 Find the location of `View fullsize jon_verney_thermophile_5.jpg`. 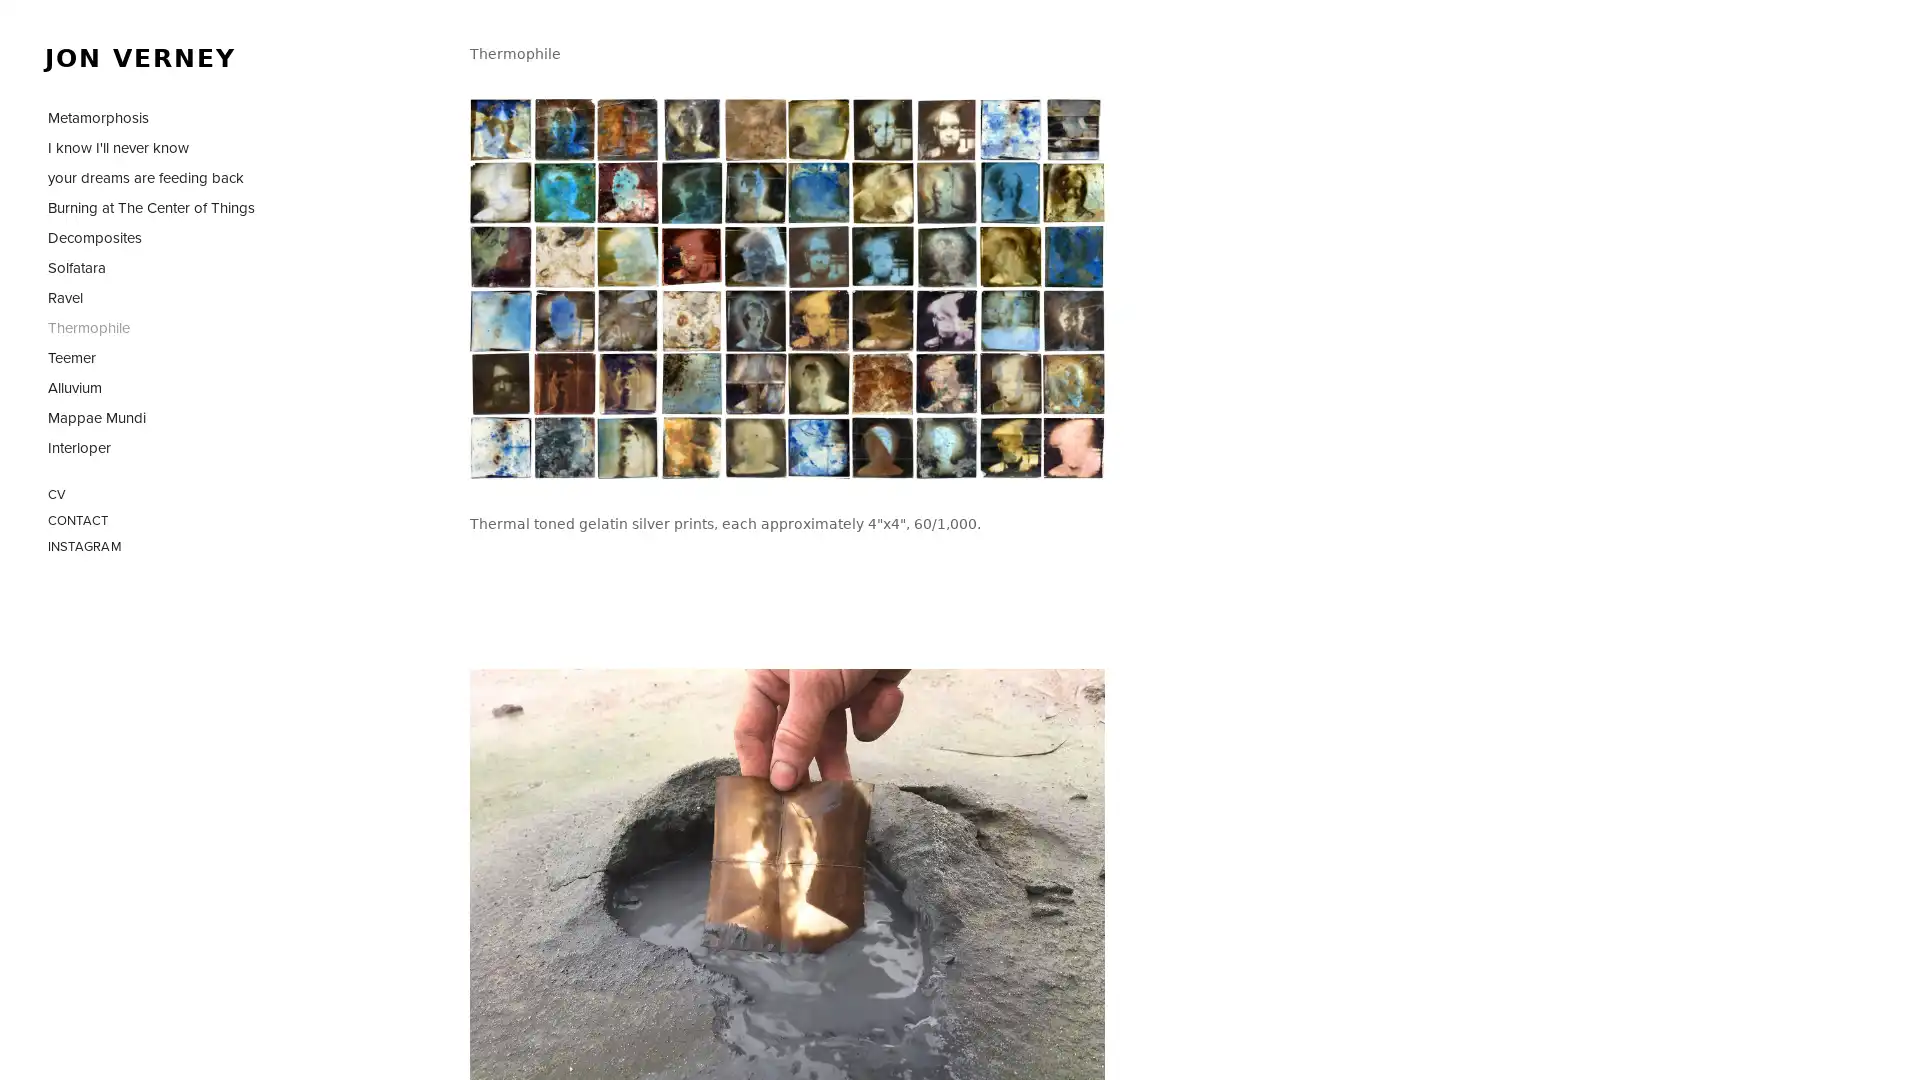

View fullsize jon_verney_thermophile_5.jpg is located at coordinates (562, 192).